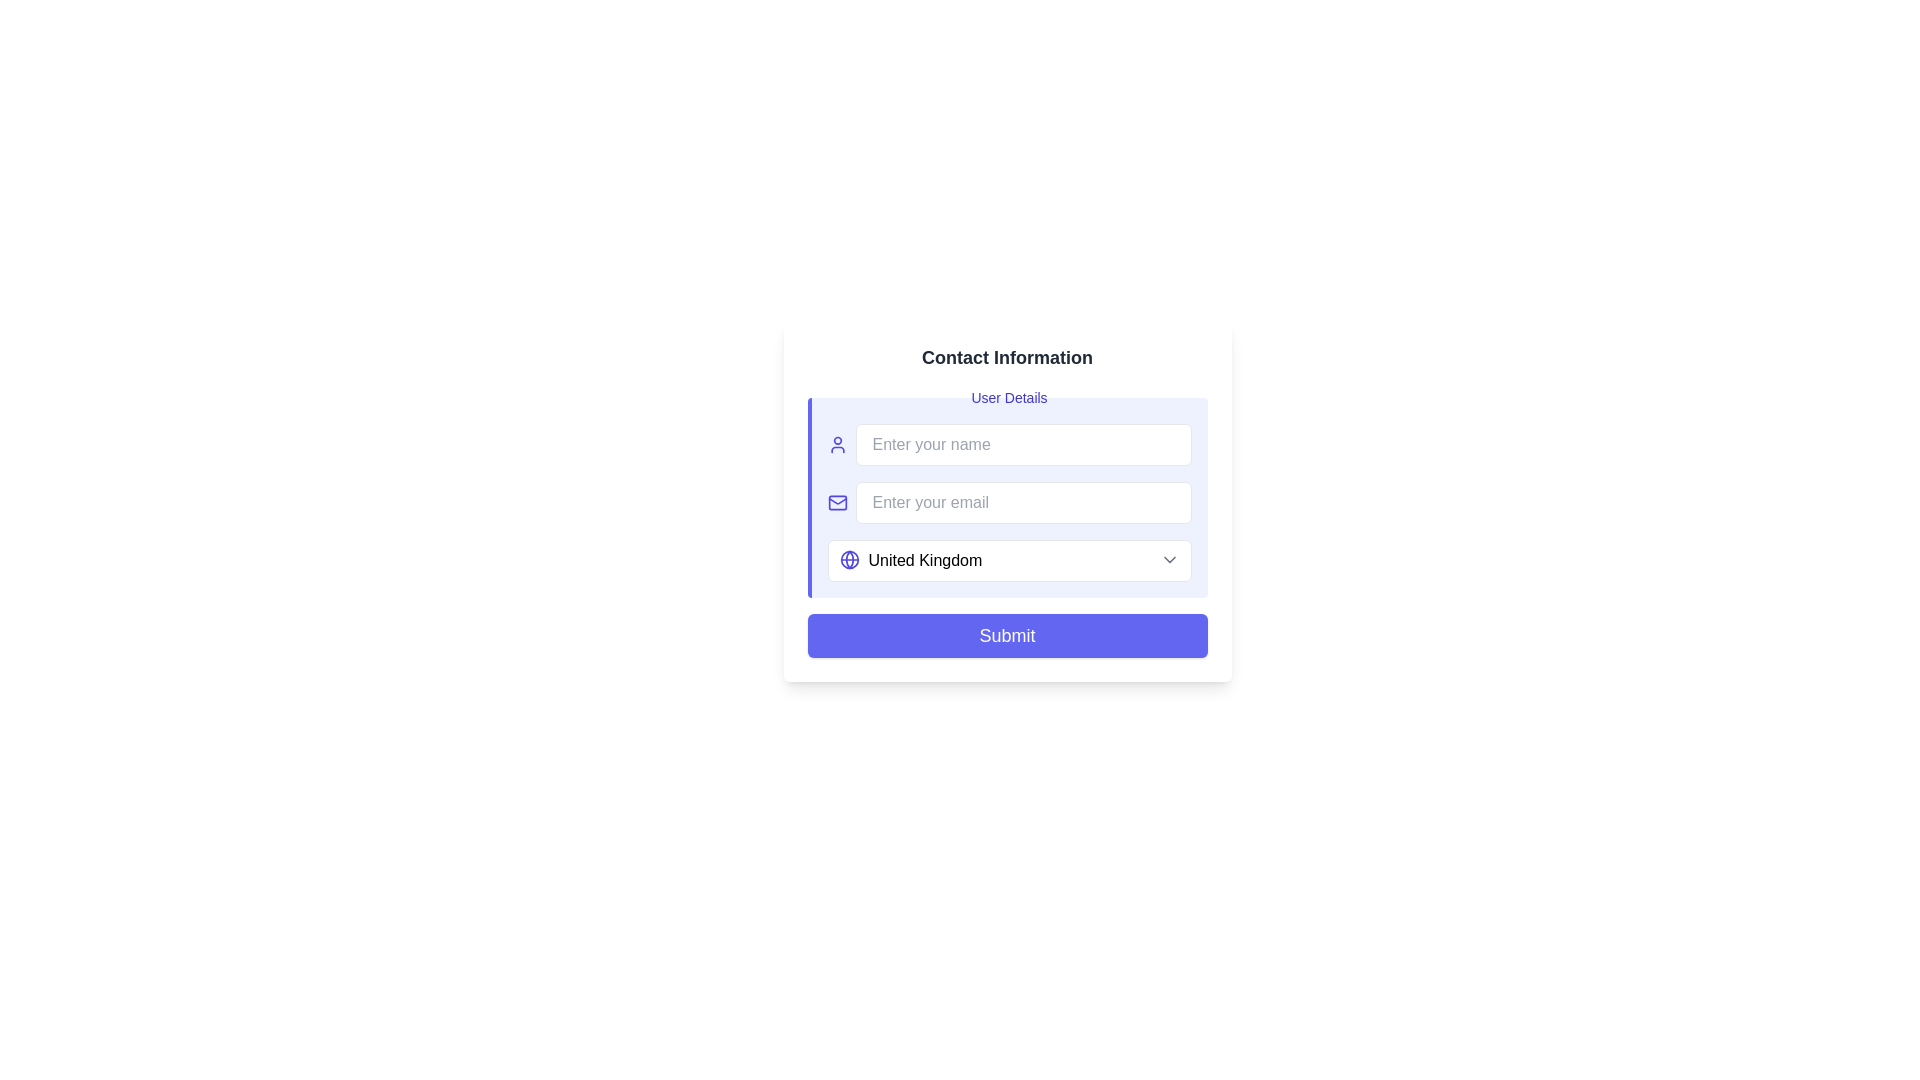 The height and width of the screenshot is (1080, 1920). I want to click on the downwards pointing chevron icon located at the right side of the country selection field adjacent to 'United Kingdom', so click(1169, 559).